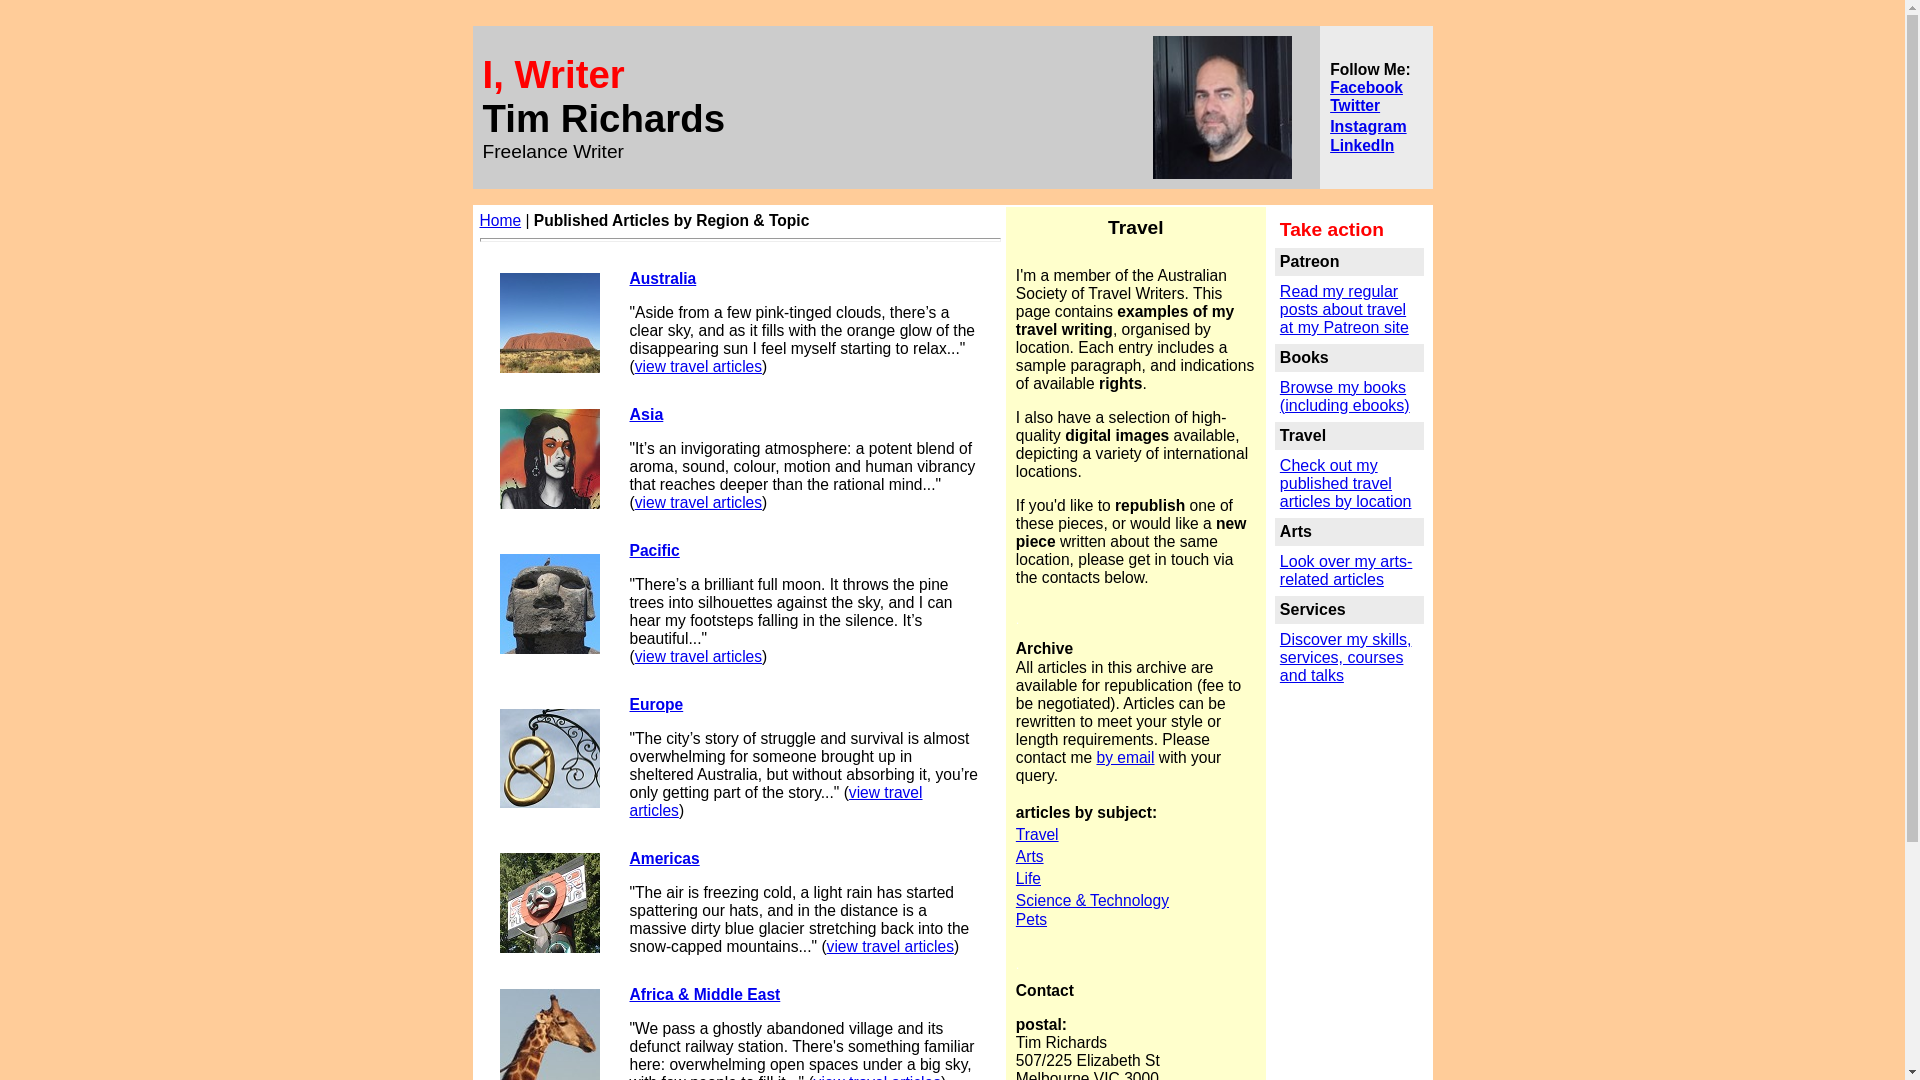 This screenshot has width=1920, height=1080. I want to click on 'Asia', so click(628, 413).